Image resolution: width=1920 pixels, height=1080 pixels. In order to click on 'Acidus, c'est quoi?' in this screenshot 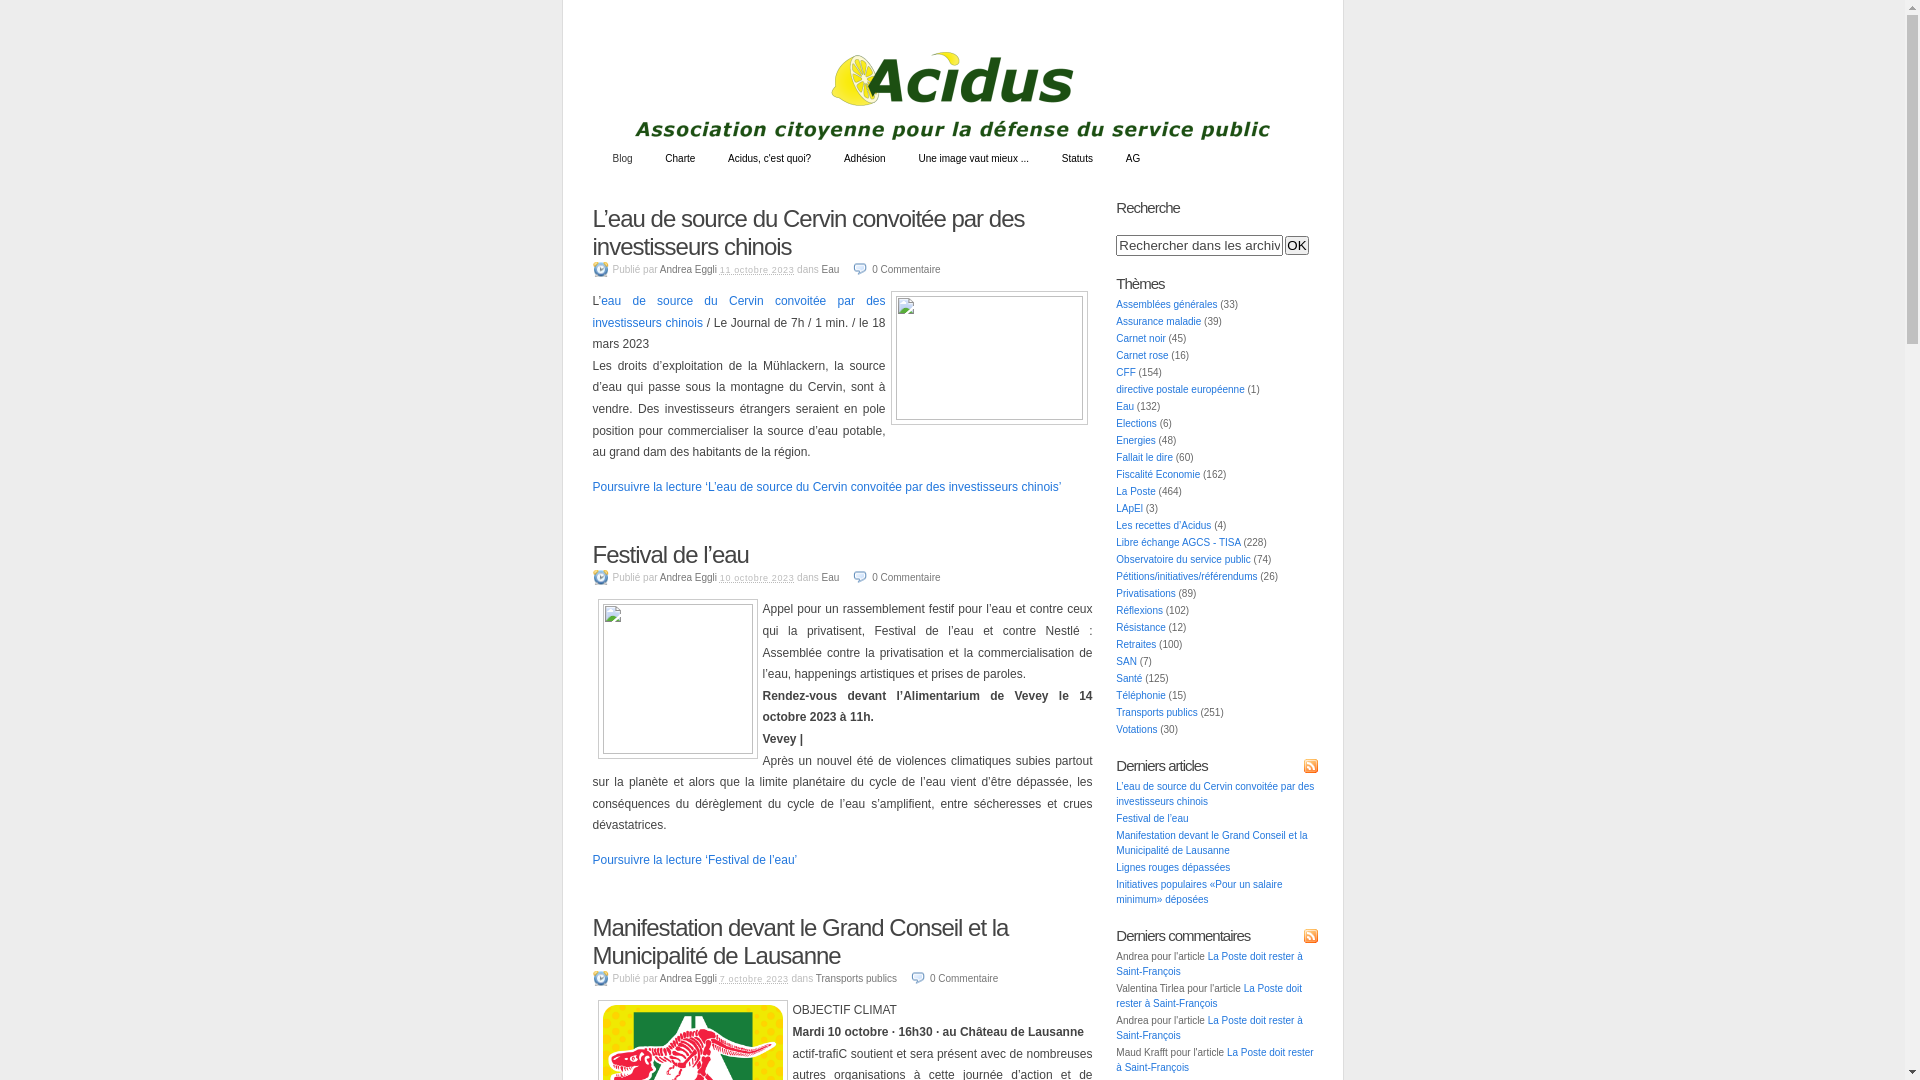, I will do `click(713, 157)`.